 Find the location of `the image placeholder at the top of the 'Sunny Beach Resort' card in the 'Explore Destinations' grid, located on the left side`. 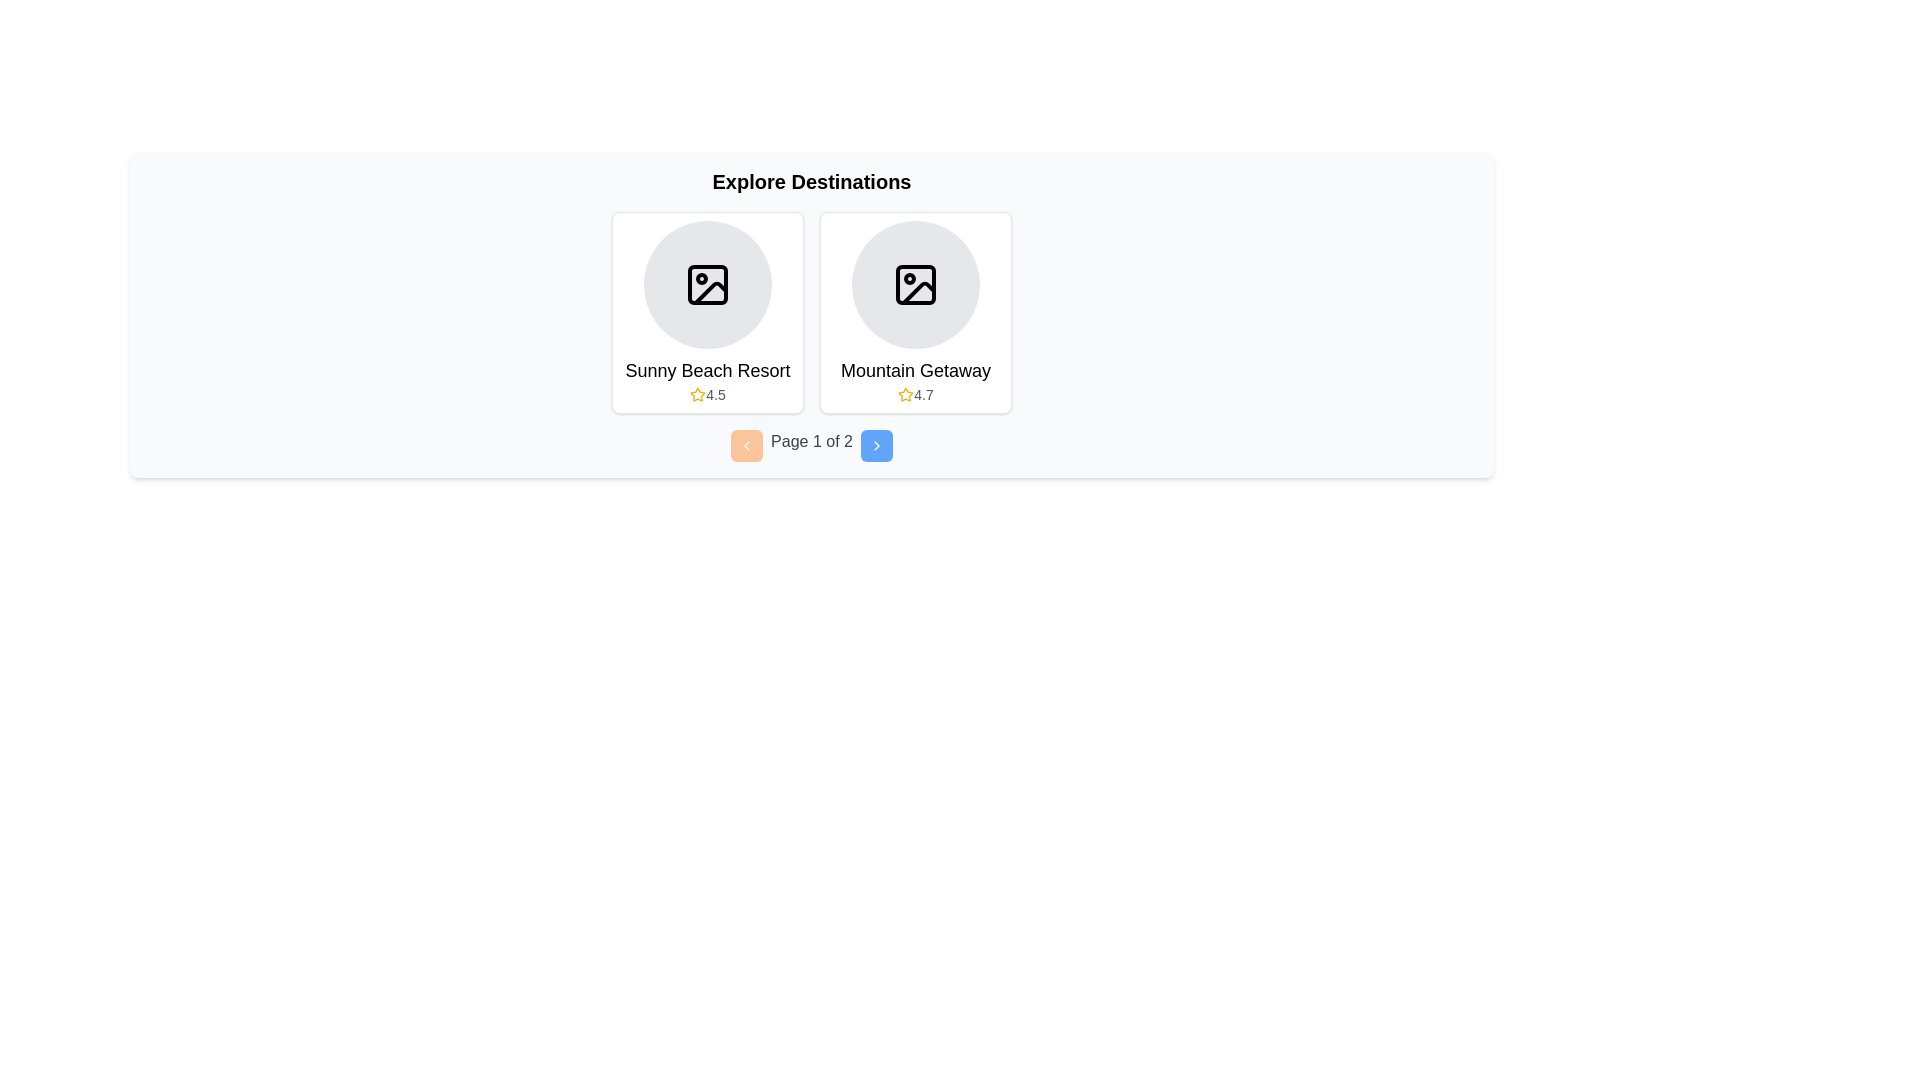

the image placeholder at the top of the 'Sunny Beach Resort' card in the 'Explore Destinations' grid, located on the left side is located at coordinates (708, 285).